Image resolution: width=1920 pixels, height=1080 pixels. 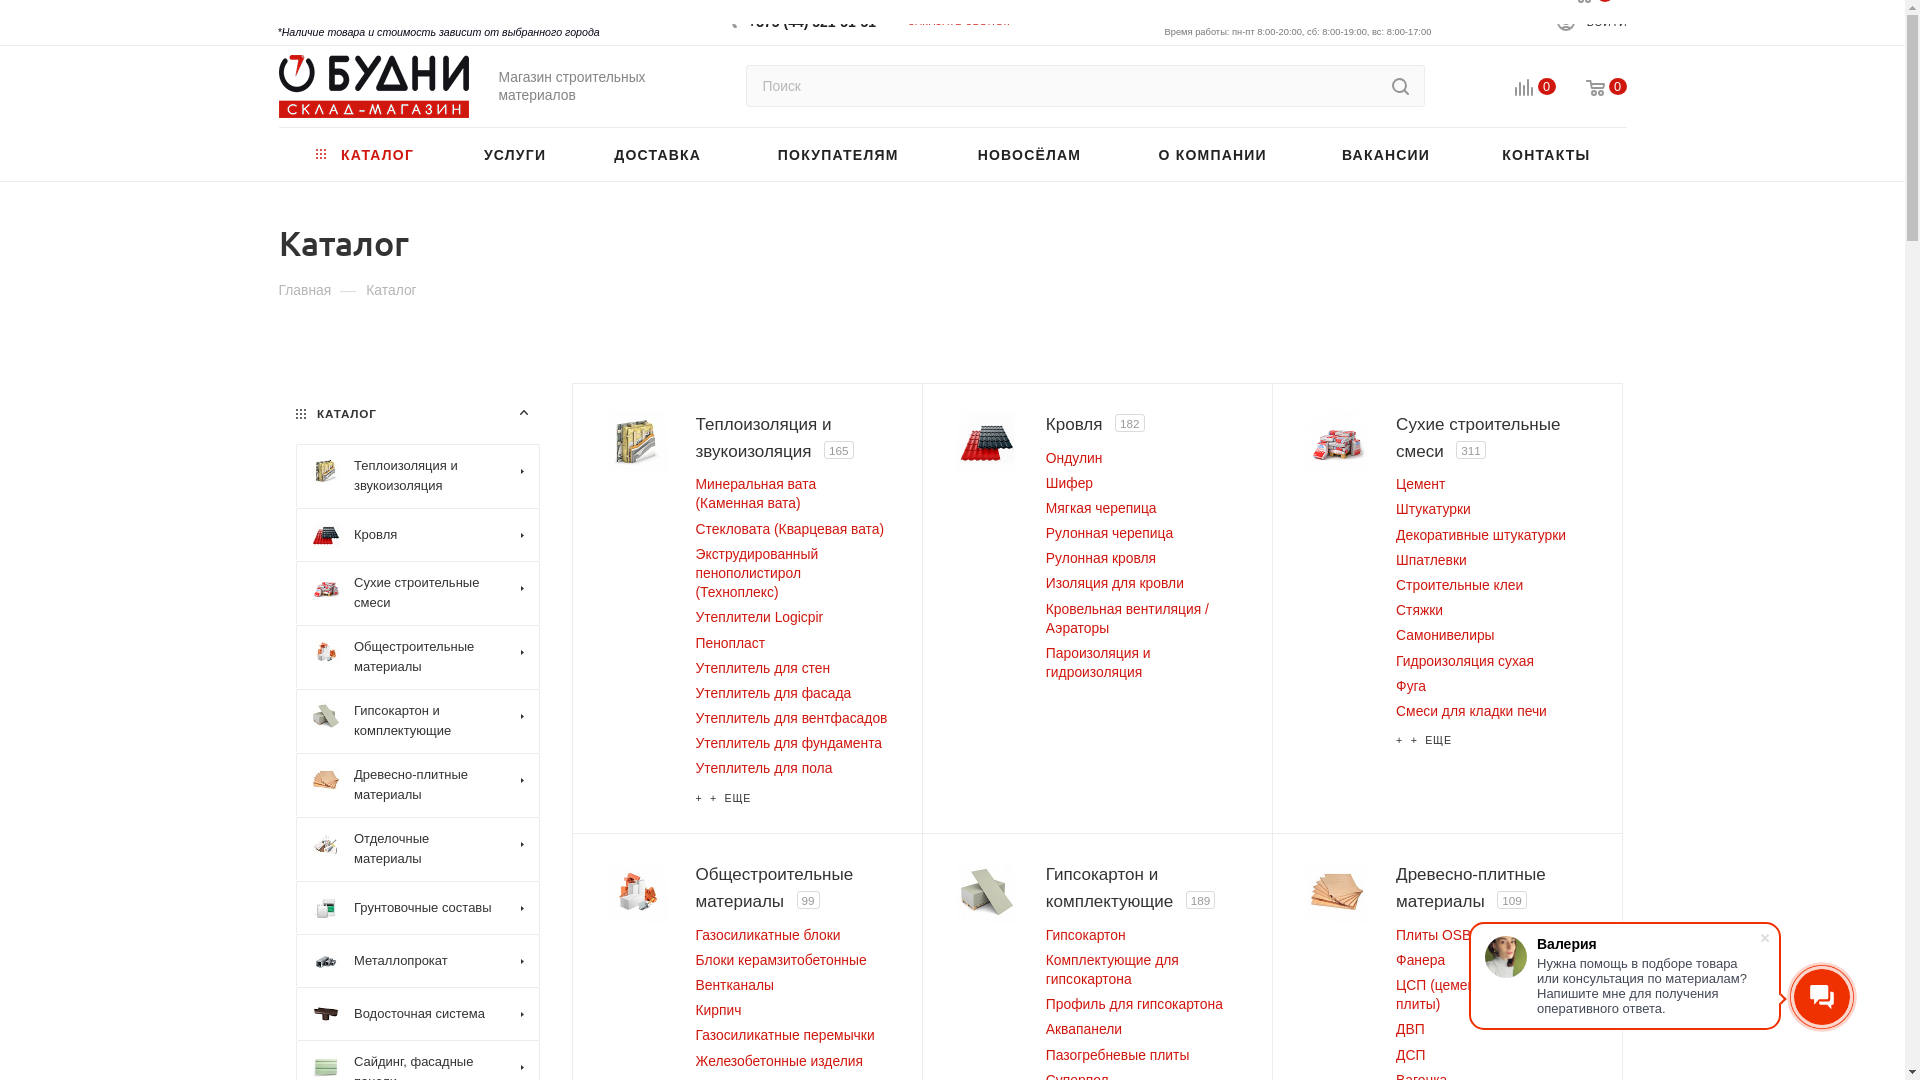 What do you see at coordinates (811, 15) in the screenshot?
I see `'+375 (44) 521-51-51'` at bounding box center [811, 15].